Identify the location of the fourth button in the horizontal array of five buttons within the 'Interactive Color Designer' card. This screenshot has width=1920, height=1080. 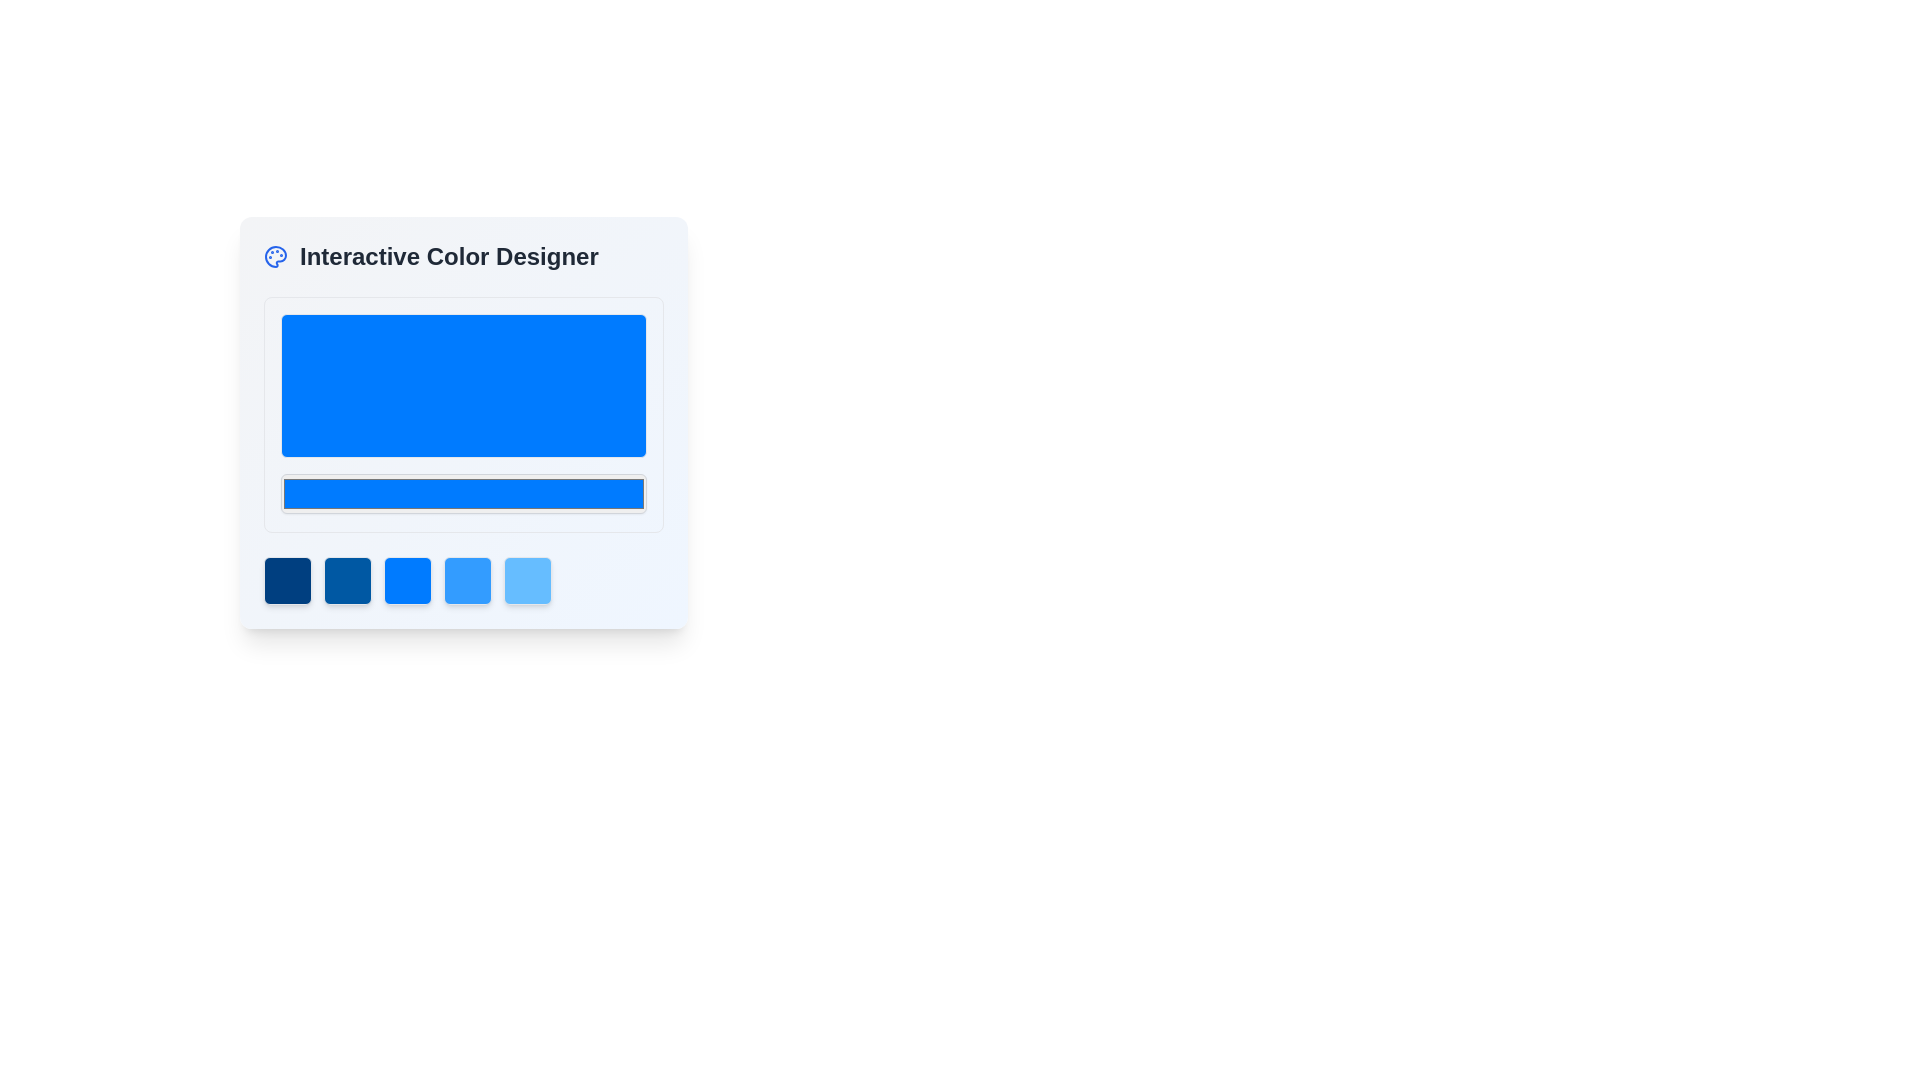
(463, 581).